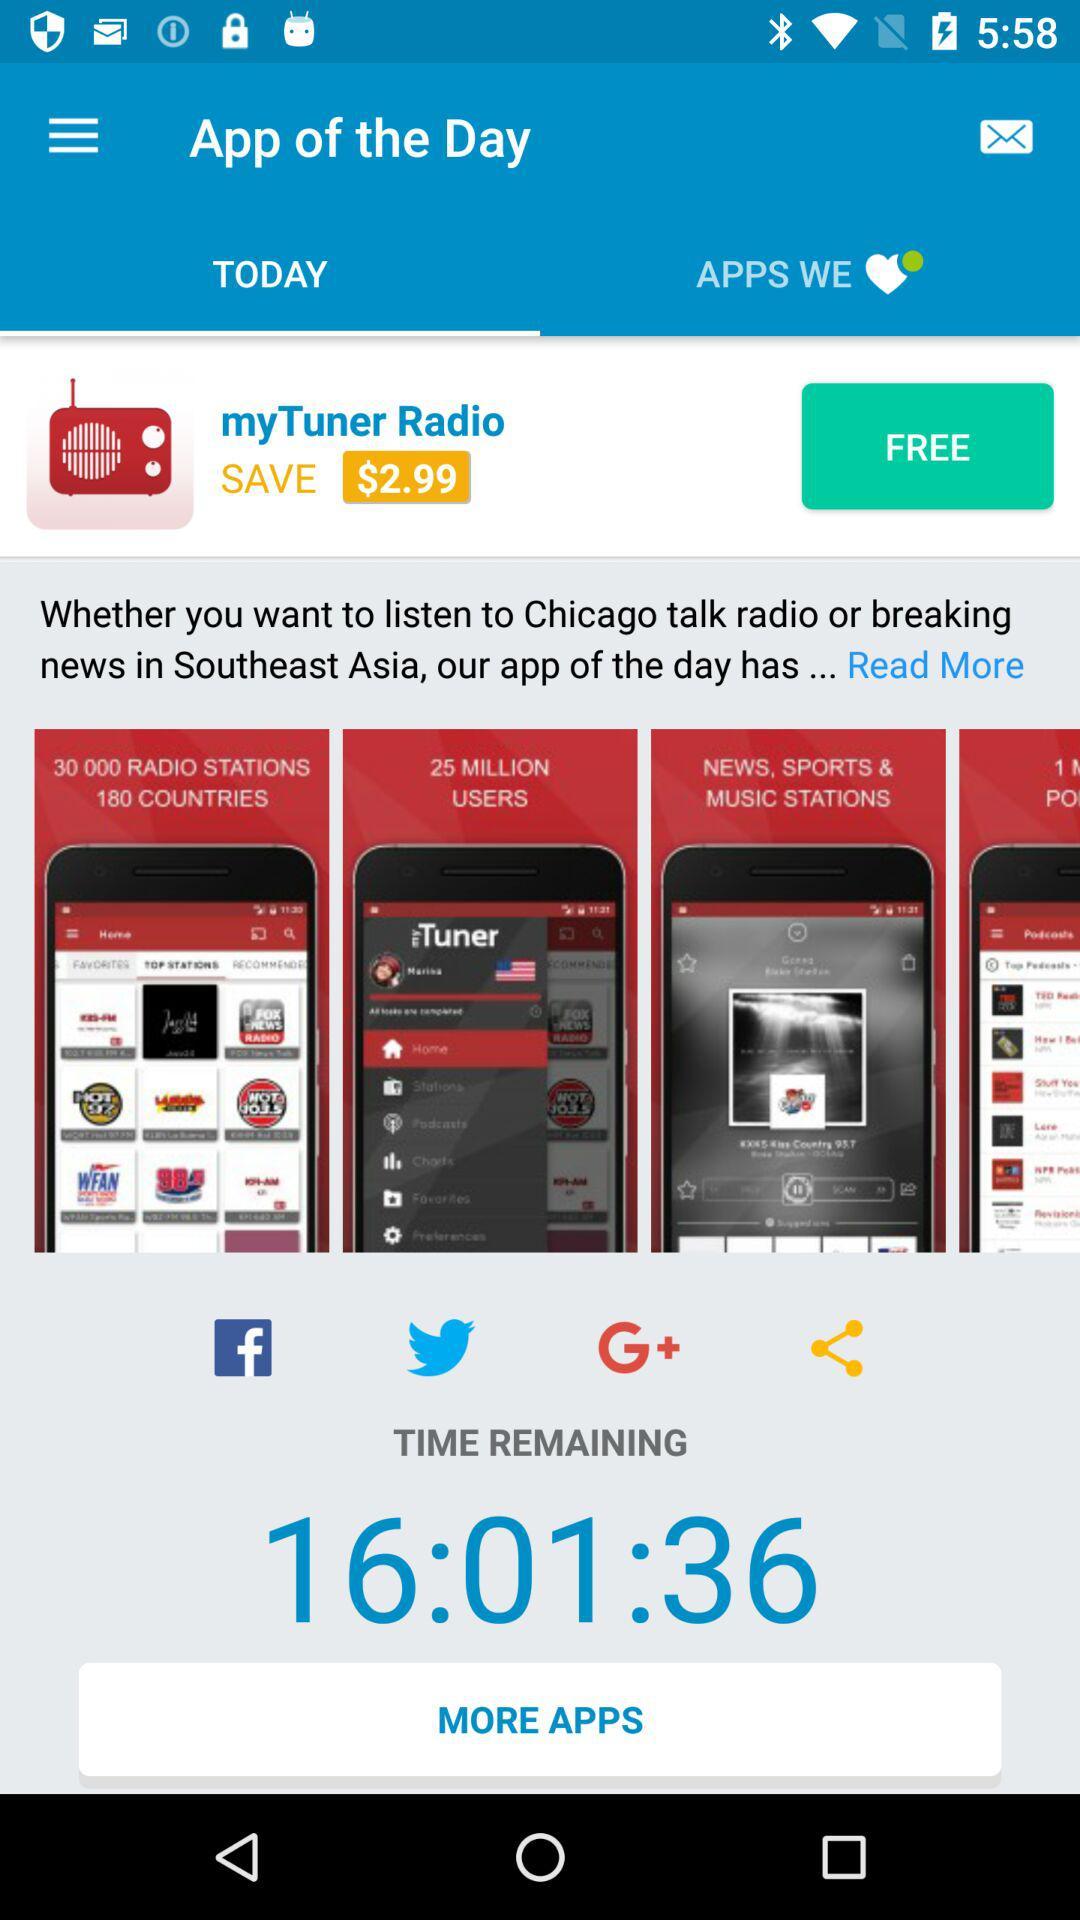 This screenshot has height=1920, width=1080. Describe the element at coordinates (837, 1348) in the screenshot. I see `the share icon` at that location.